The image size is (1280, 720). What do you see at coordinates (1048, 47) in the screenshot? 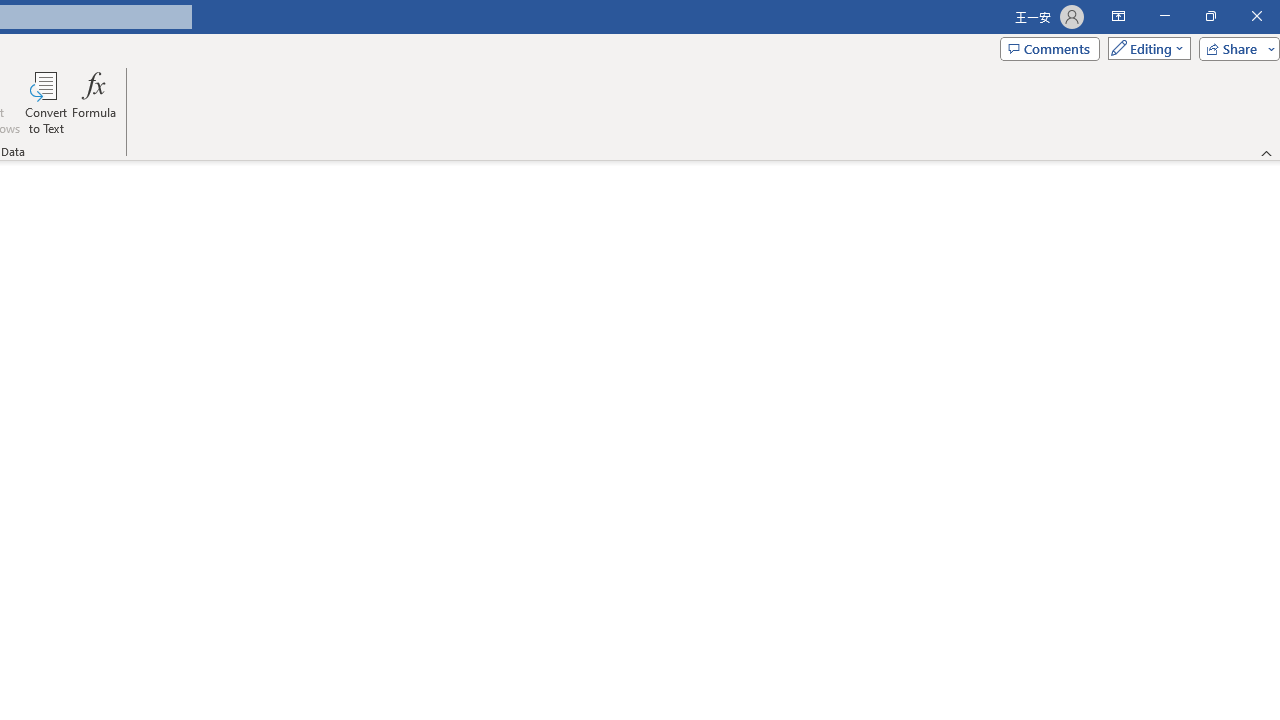
I see `'Comments'` at bounding box center [1048, 47].